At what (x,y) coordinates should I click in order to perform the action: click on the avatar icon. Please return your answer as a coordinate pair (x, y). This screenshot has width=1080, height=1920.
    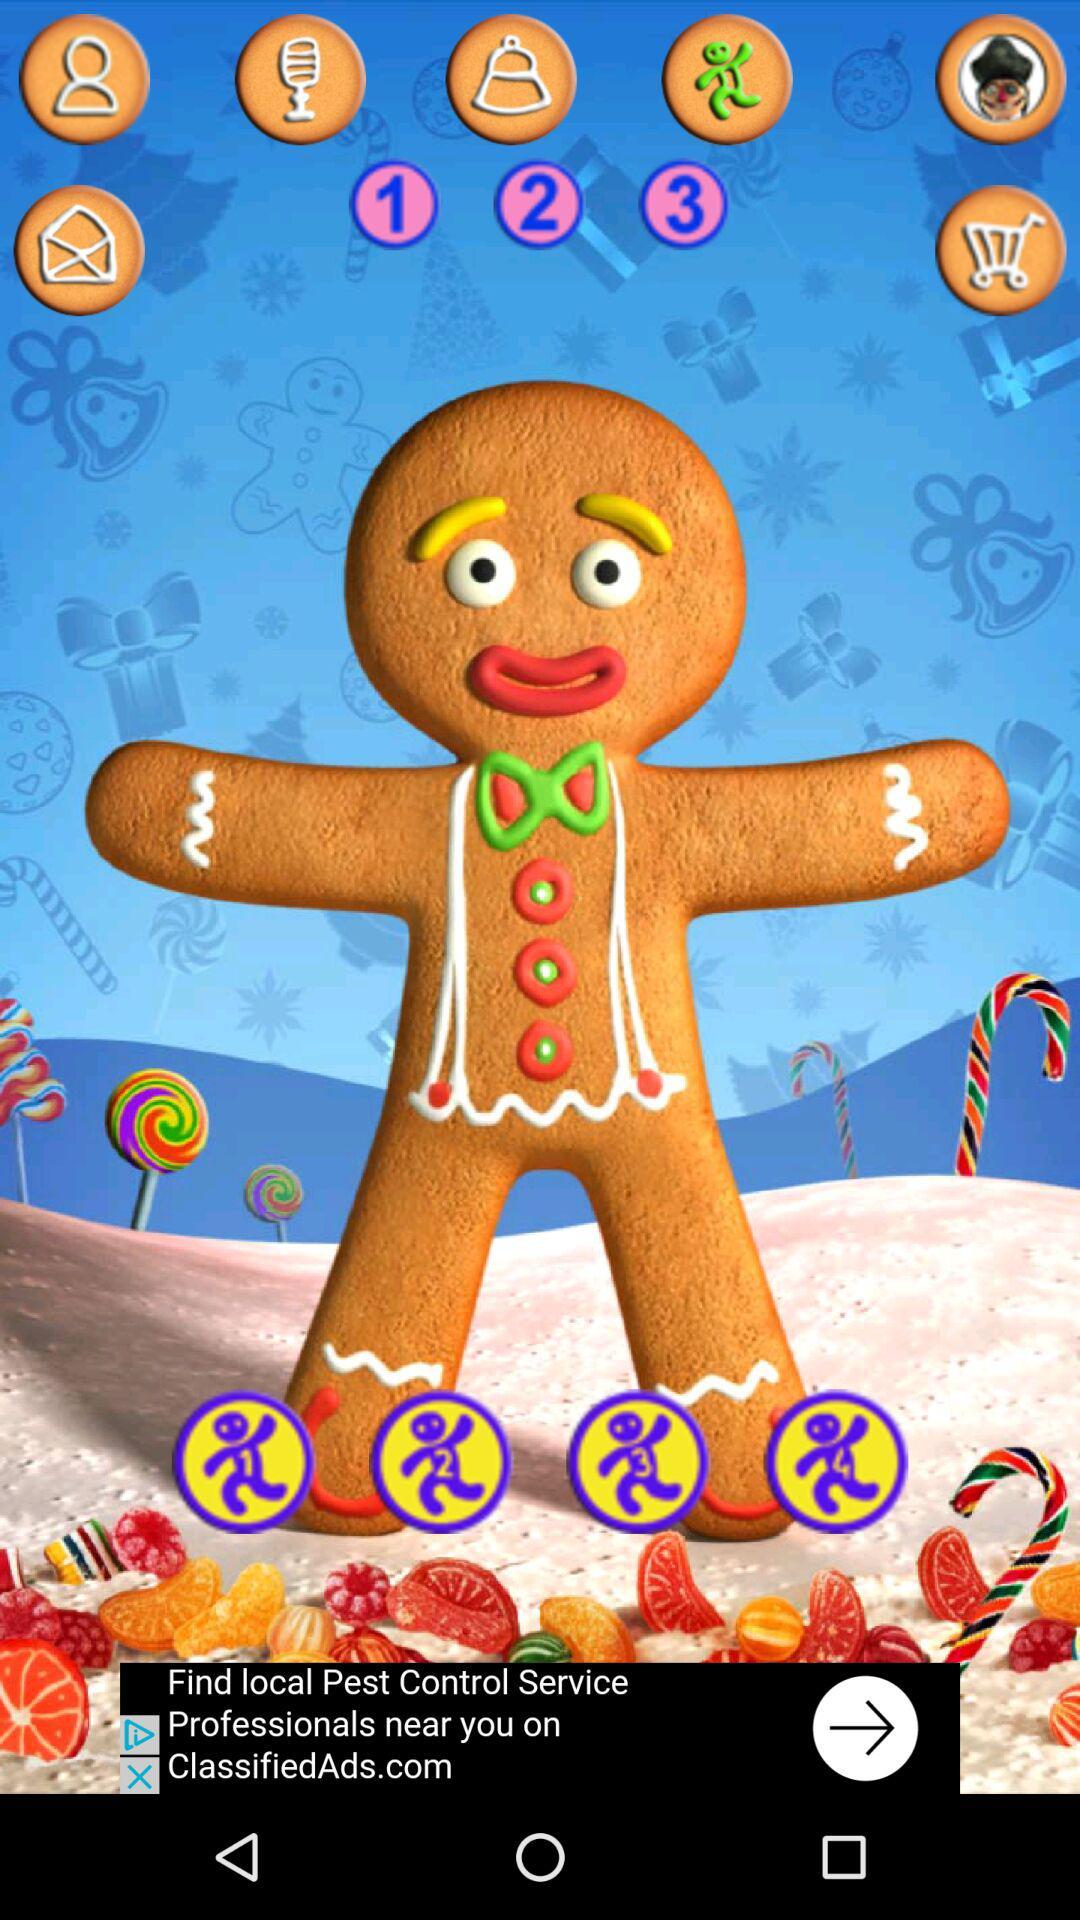
    Looking at the image, I should click on (83, 83).